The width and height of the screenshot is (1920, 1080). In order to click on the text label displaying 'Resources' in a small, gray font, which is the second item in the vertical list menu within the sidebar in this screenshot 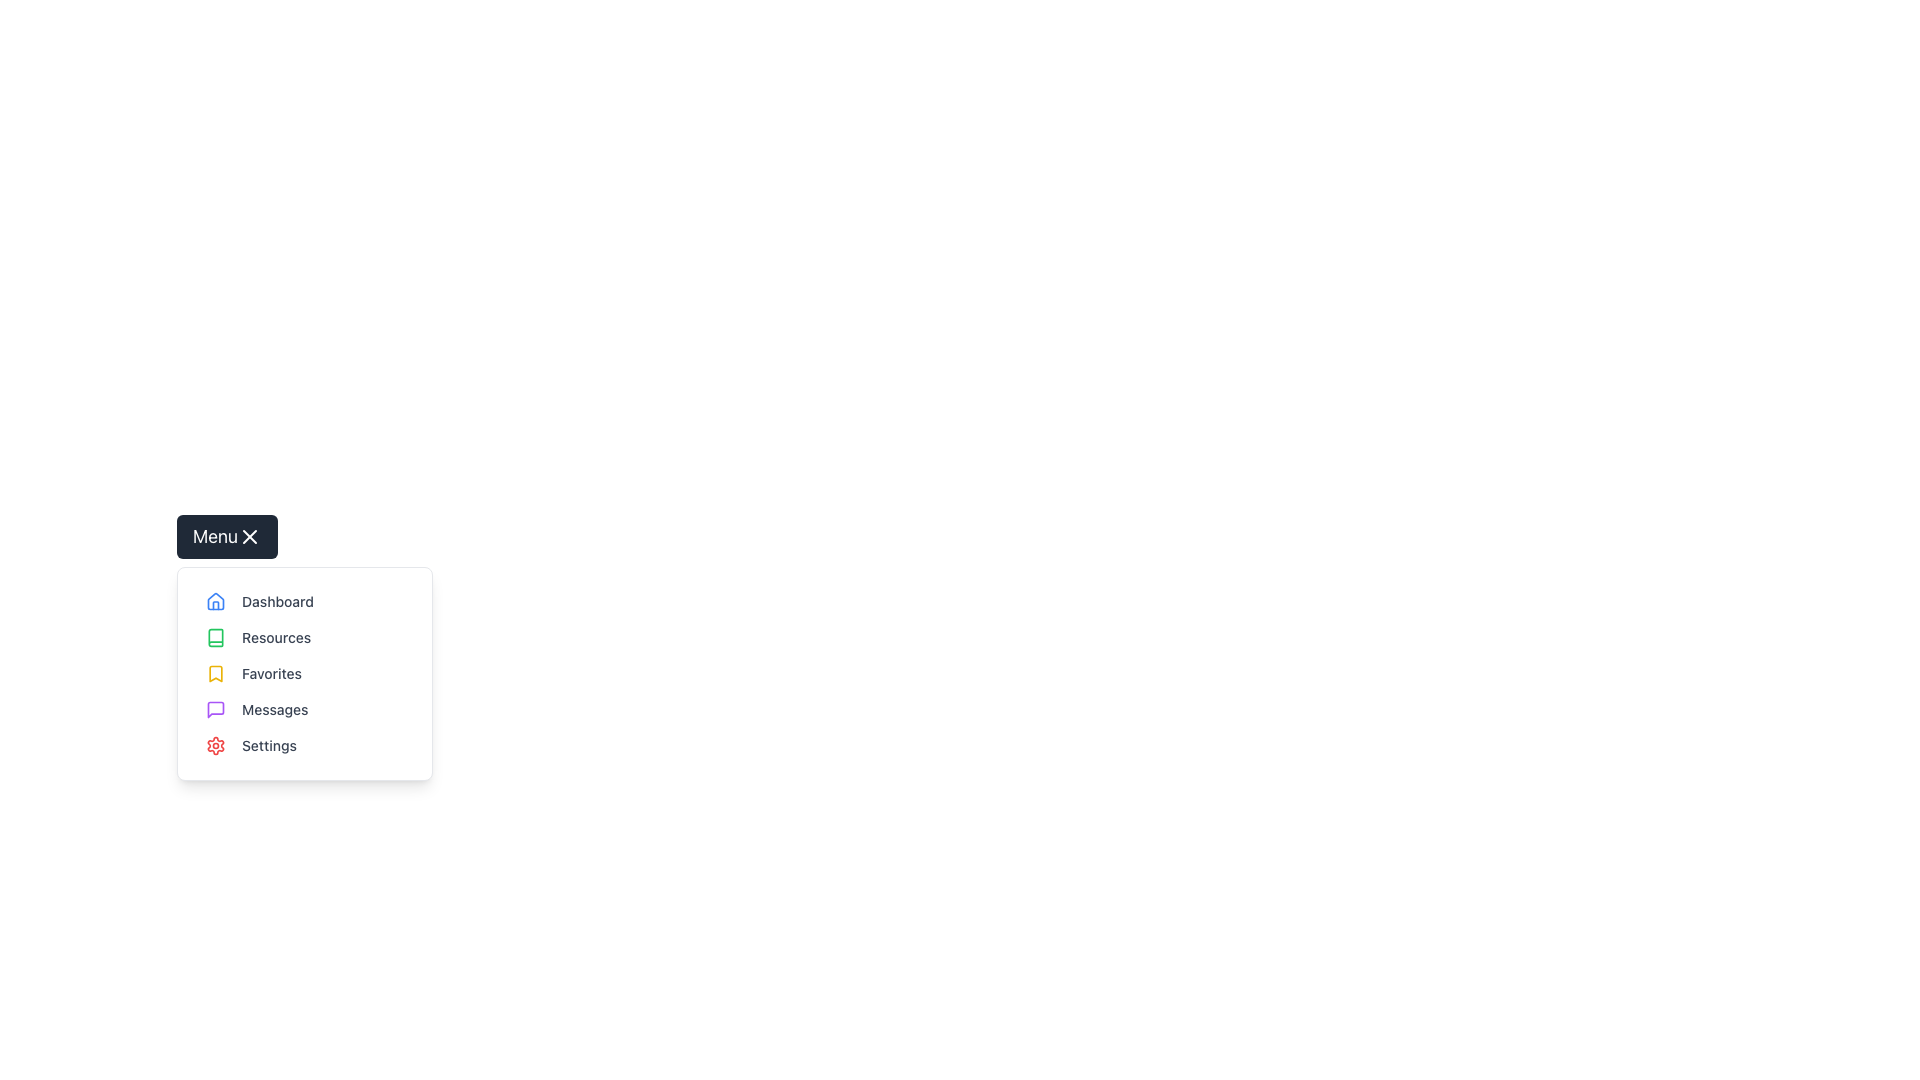, I will do `click(275, 637)`.